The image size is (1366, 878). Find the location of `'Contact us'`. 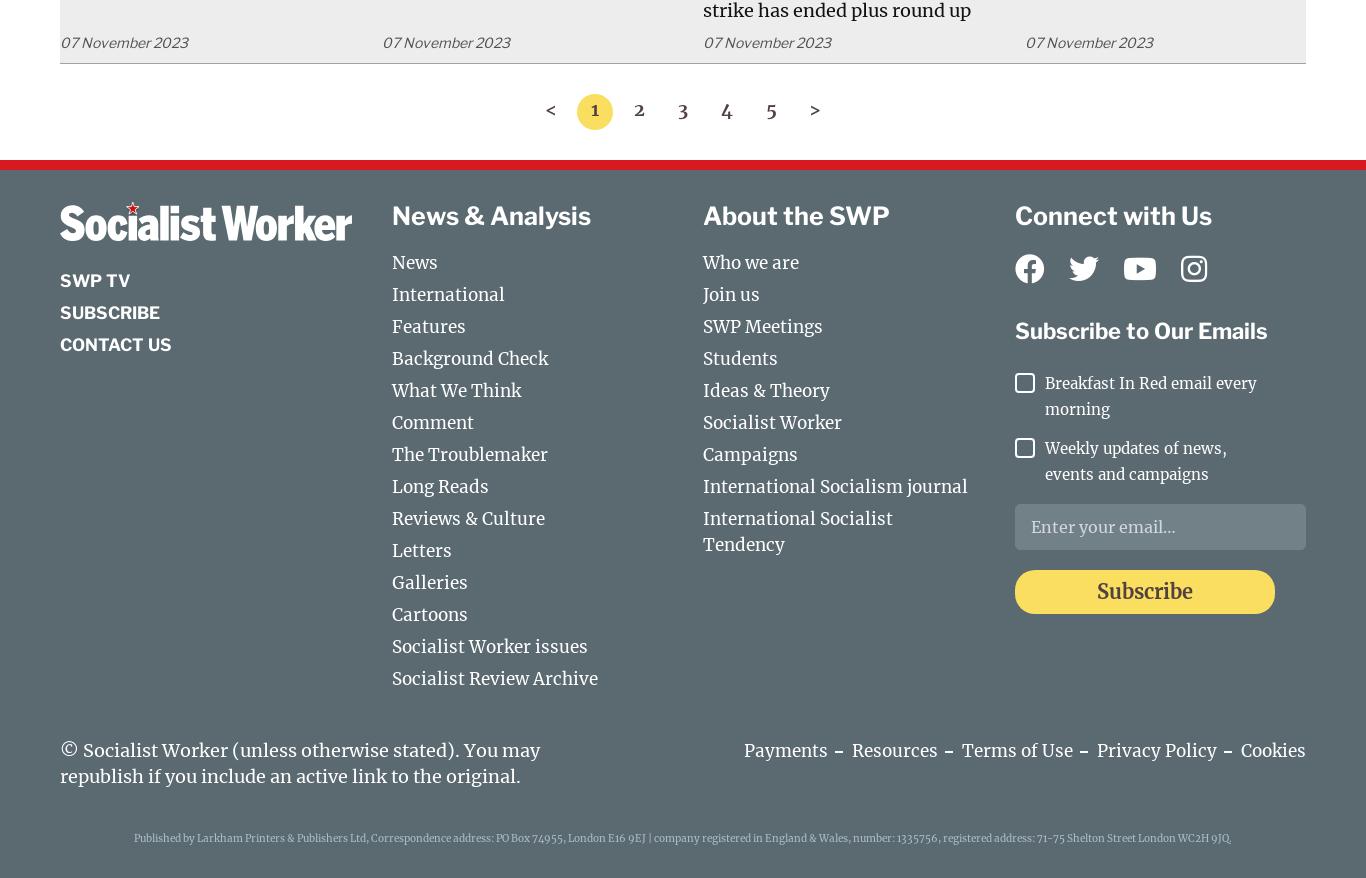

'Contact us' is located at coordinates (114, 344).